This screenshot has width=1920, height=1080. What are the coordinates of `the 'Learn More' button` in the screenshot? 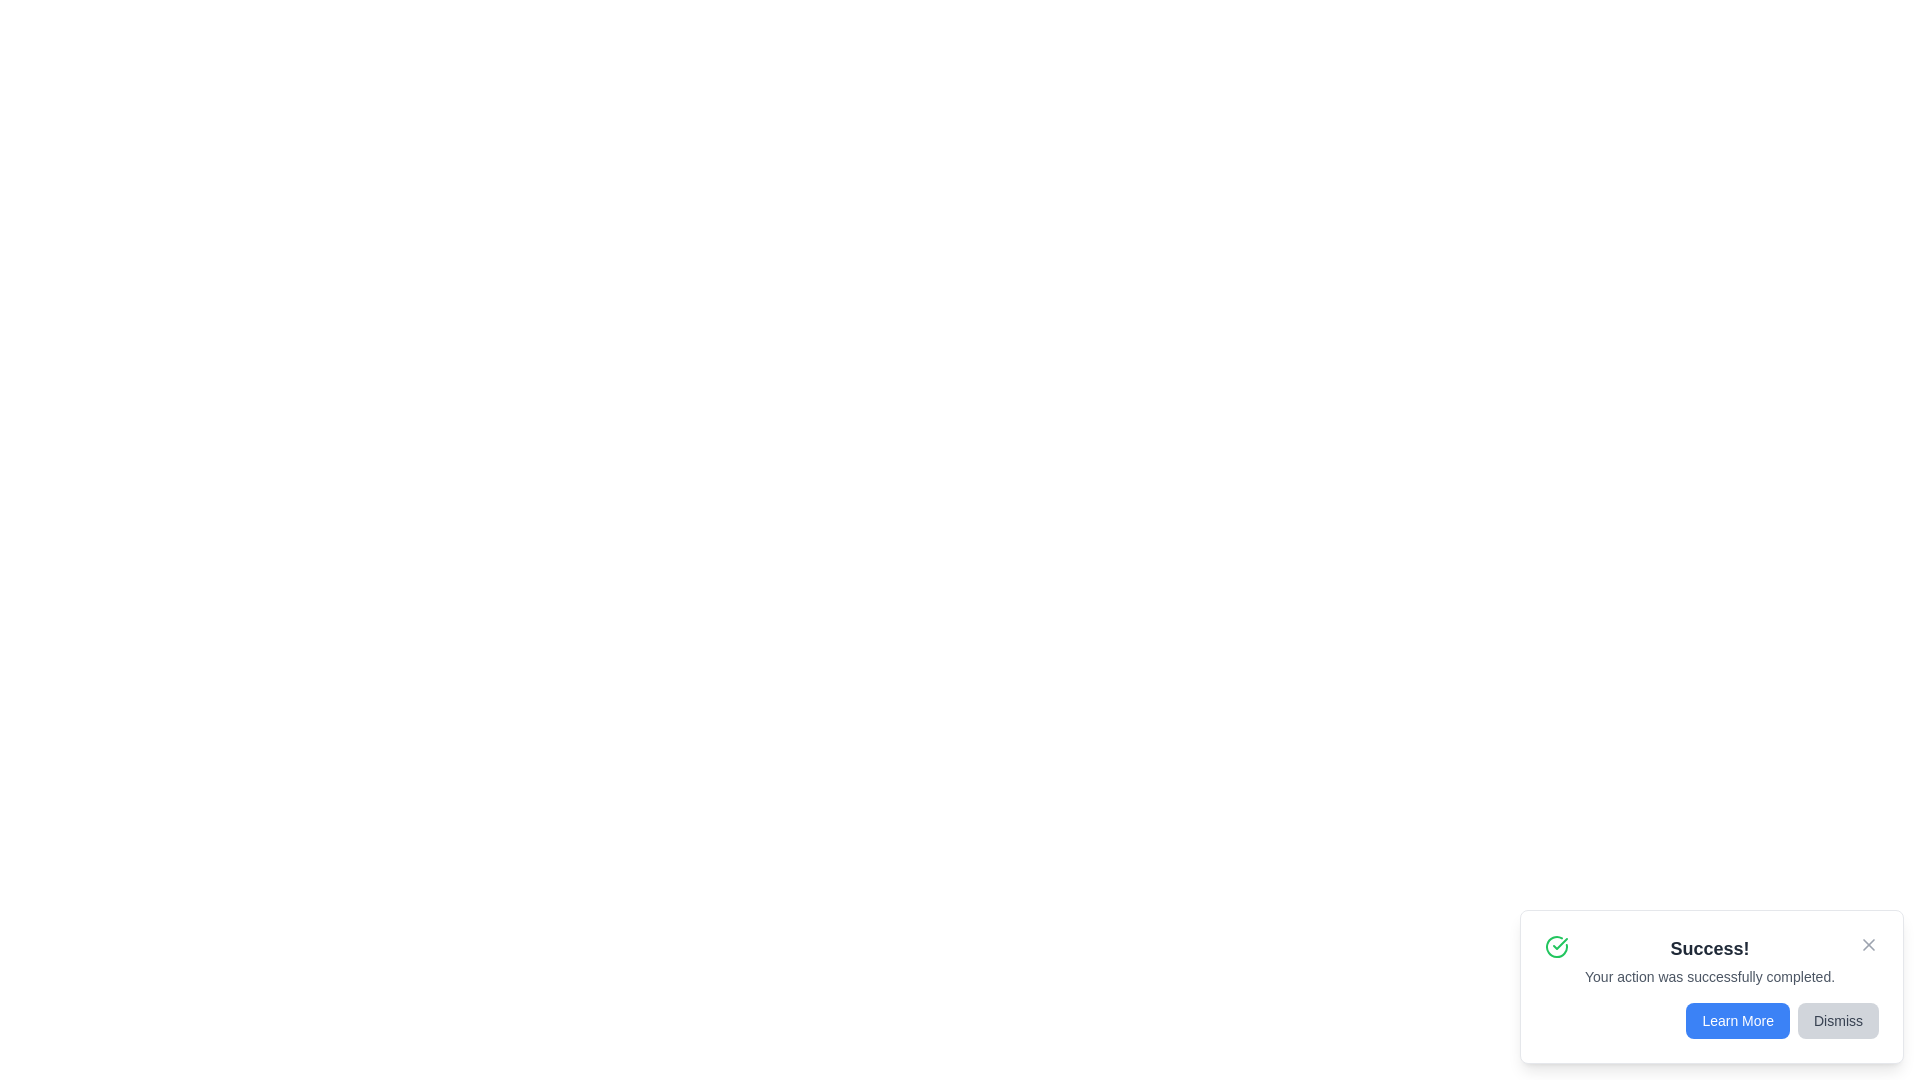 It's located at (1736, 1021).